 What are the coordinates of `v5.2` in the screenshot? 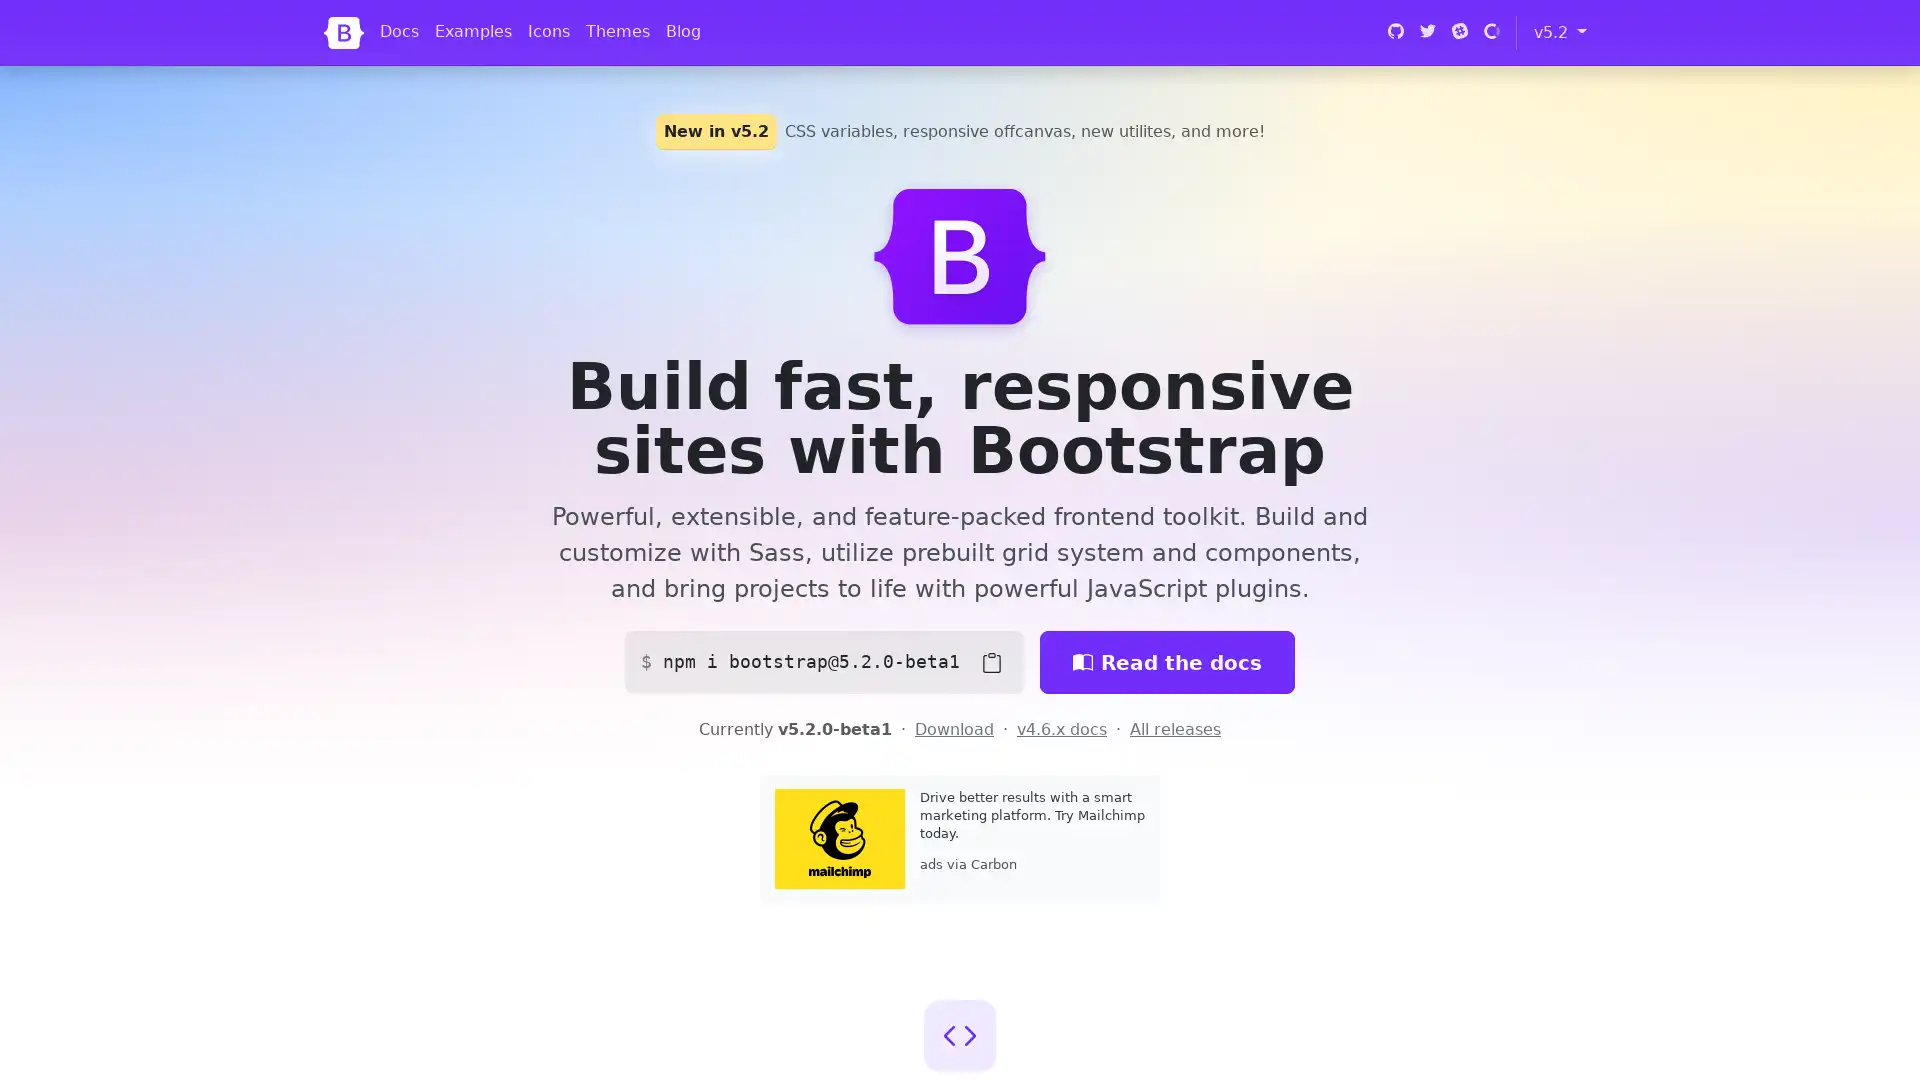 It's located at (1559, 33).